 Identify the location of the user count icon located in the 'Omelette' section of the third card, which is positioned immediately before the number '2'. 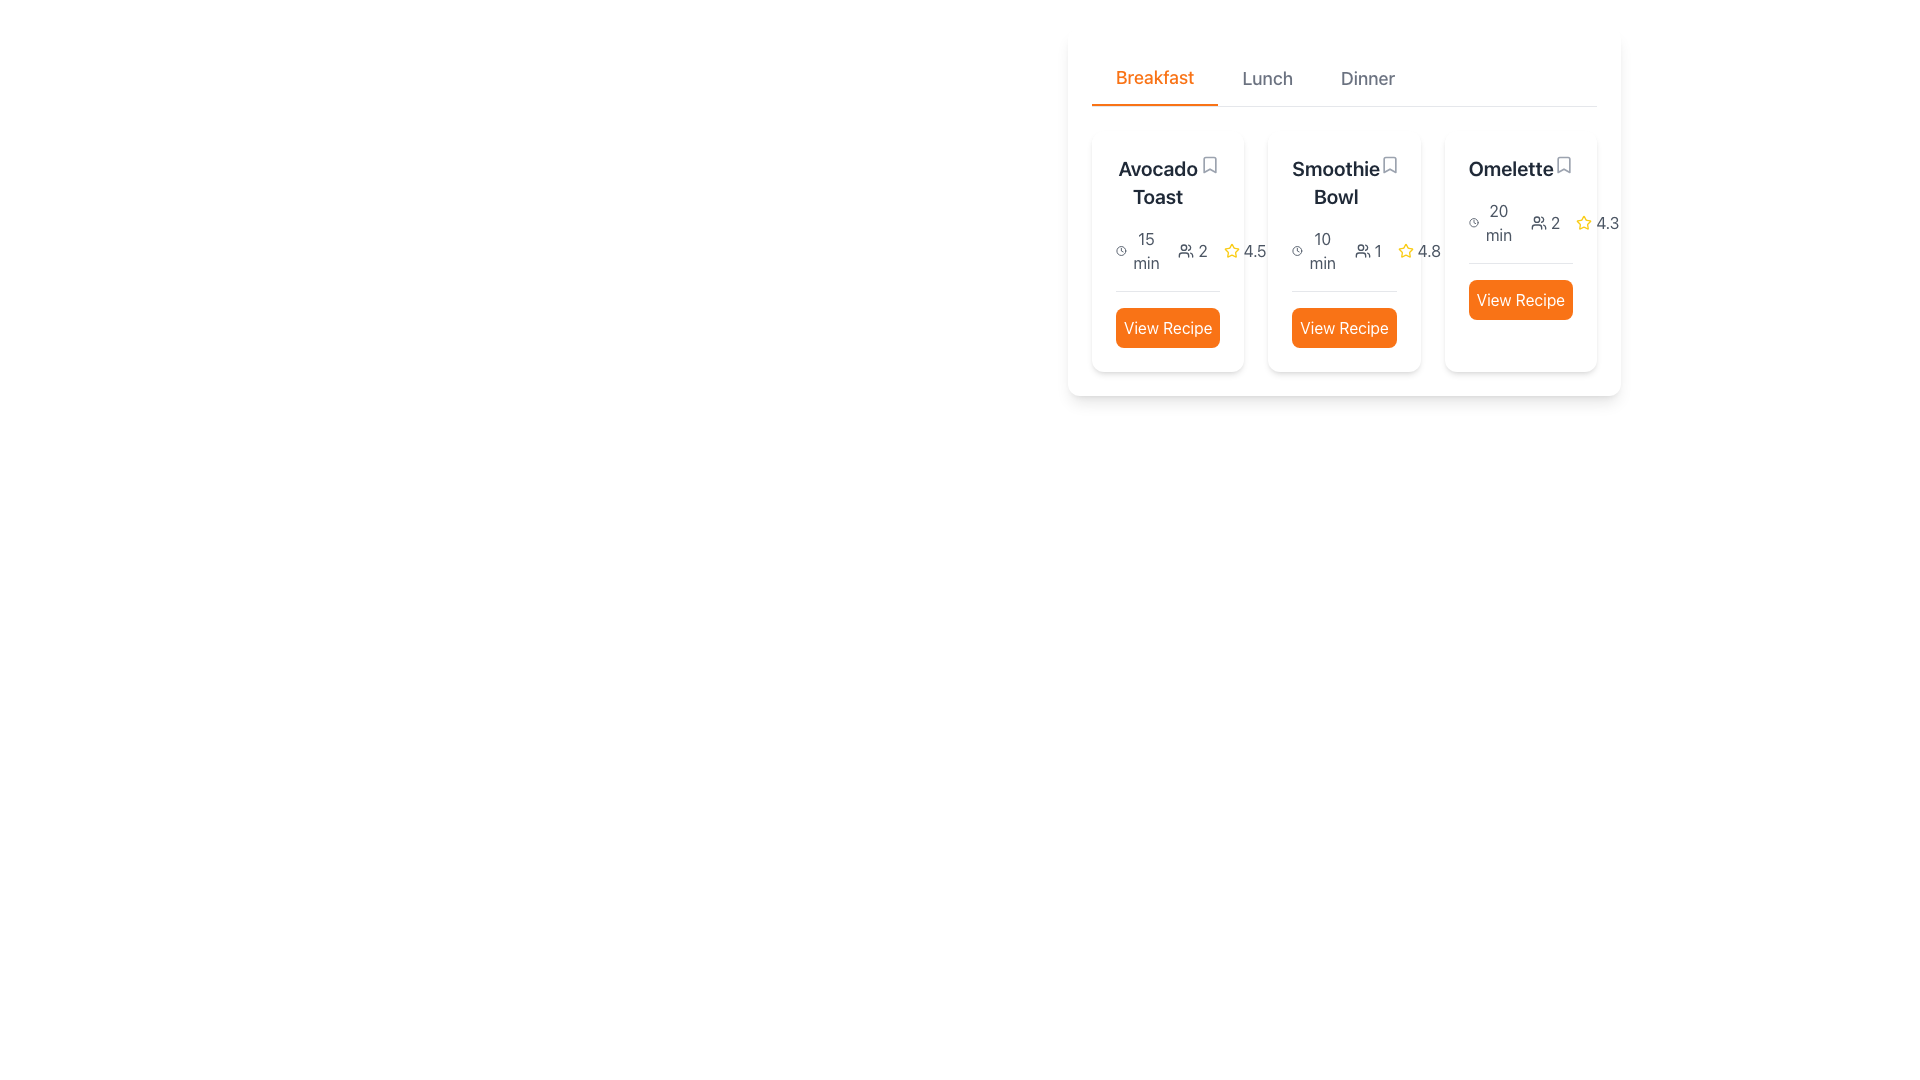
(1536, 223).